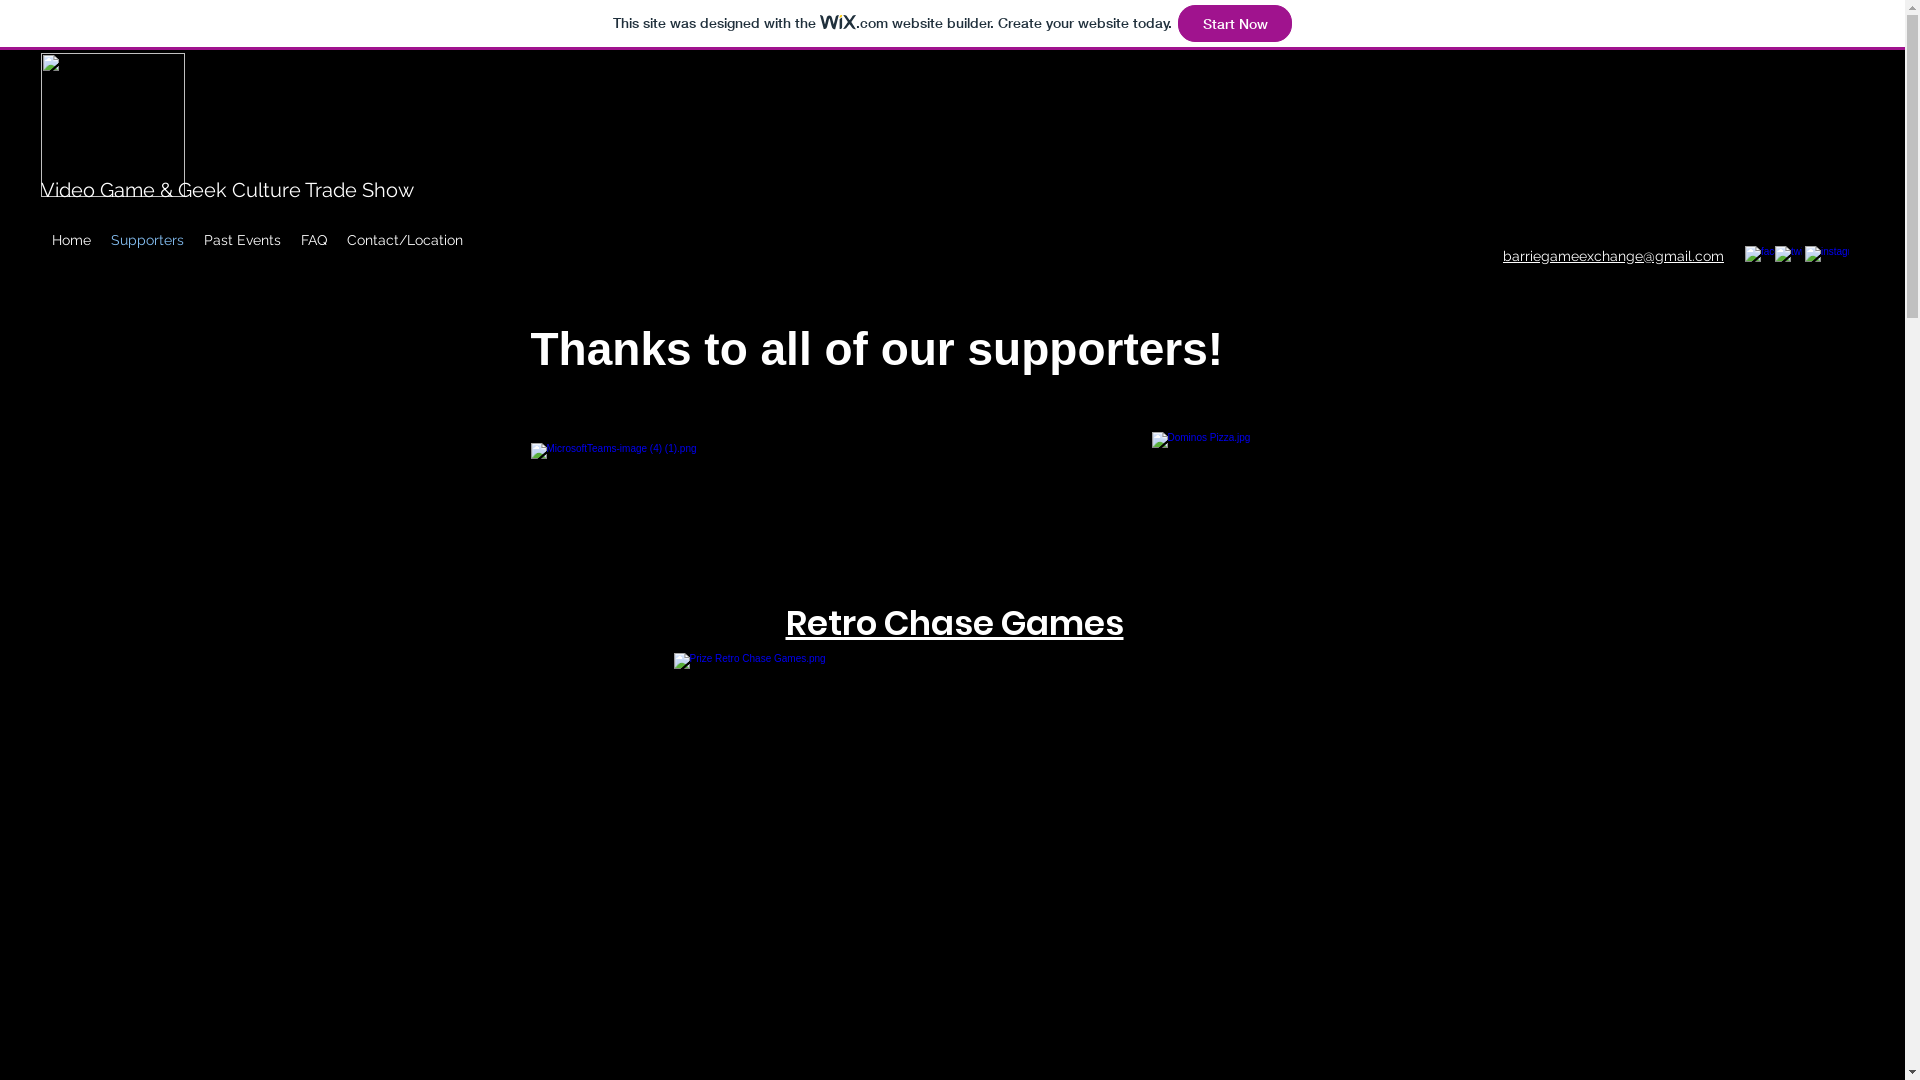 Image resolution: width=1920 pixels, height=1080 pixels. I want to click on 'FAQ', so click(290, 238).